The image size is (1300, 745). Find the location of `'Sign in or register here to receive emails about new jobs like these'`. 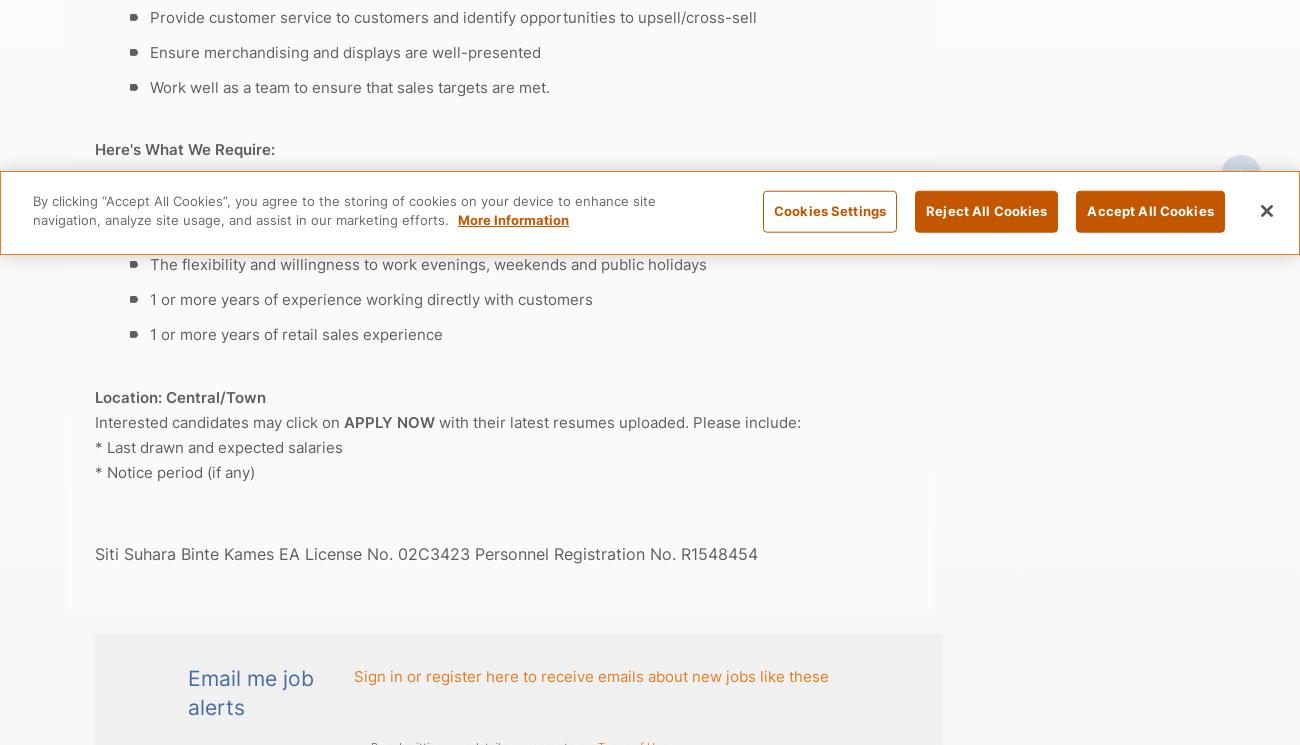

'Sign in or register here to receive emails about new jobs like these' is located at coordinates (590, 674).